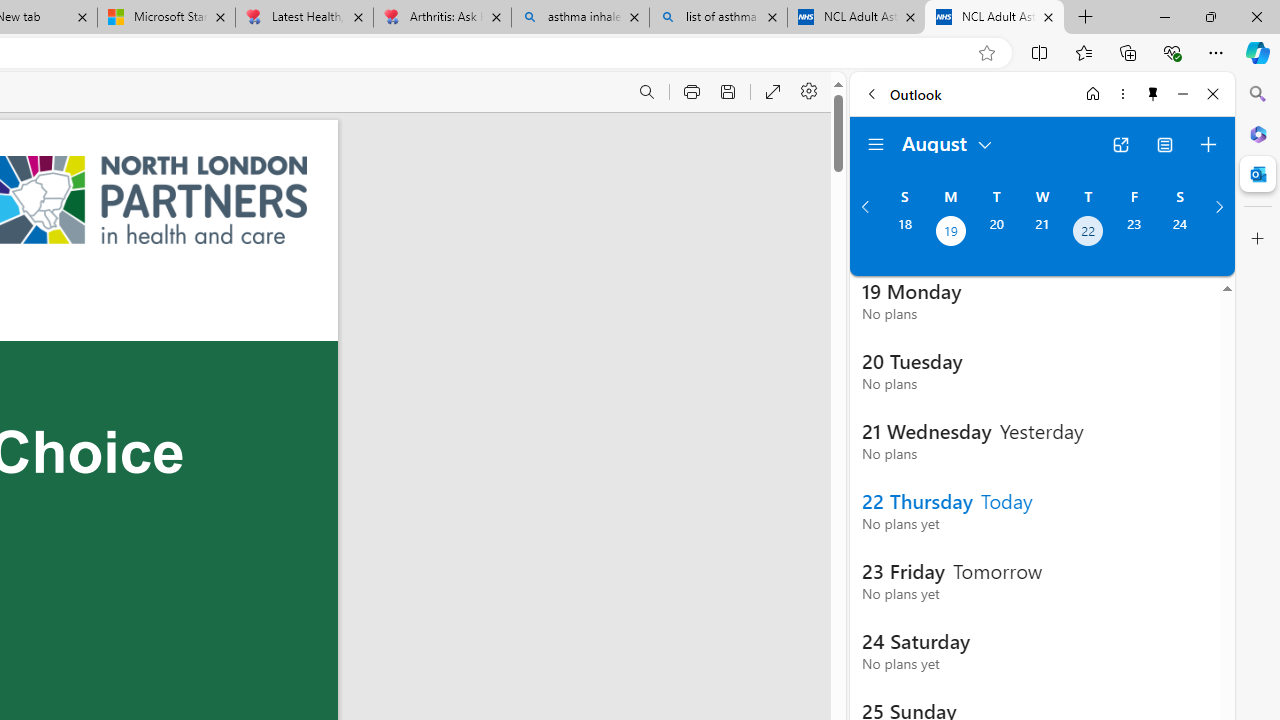  What do you see at coordinates (876, 144) in the screenshot?
I see `'Folder navigation'` at bounding box center [876, 144].